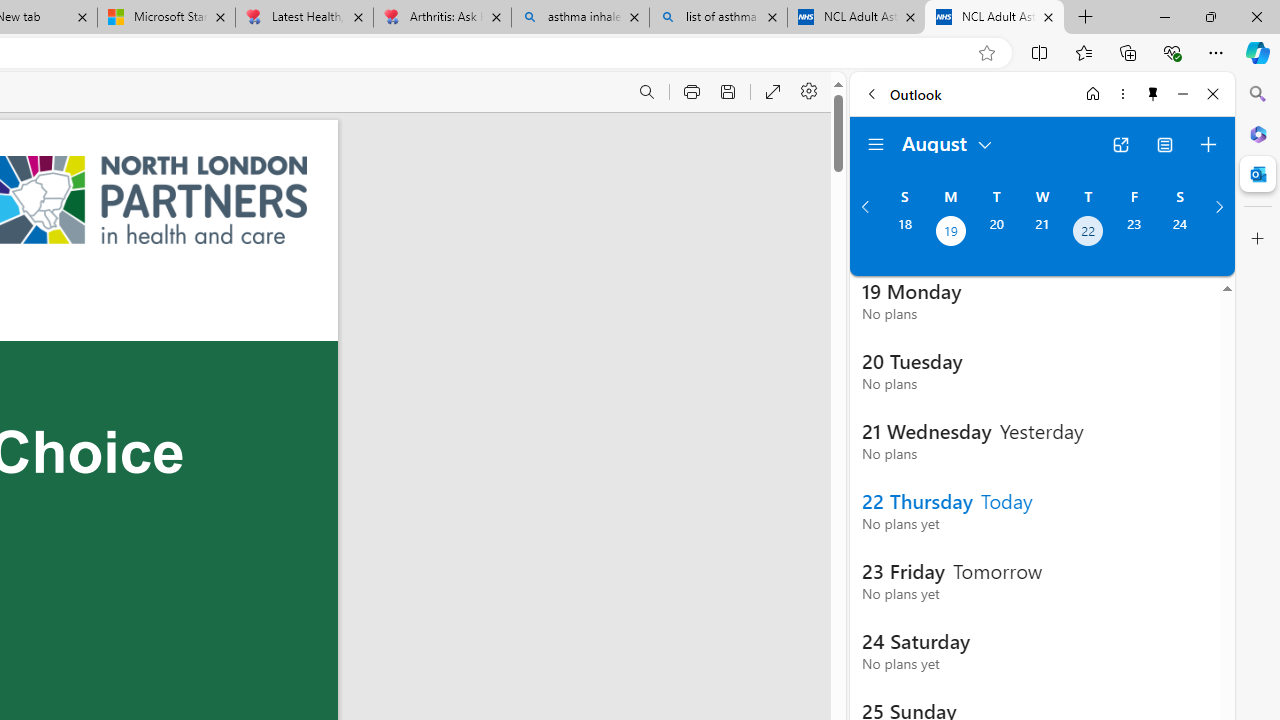  What do you see at coordinates (876, 144) in the screenshot?
I see `'Folder navigation'` at bounding box center [876, 144].